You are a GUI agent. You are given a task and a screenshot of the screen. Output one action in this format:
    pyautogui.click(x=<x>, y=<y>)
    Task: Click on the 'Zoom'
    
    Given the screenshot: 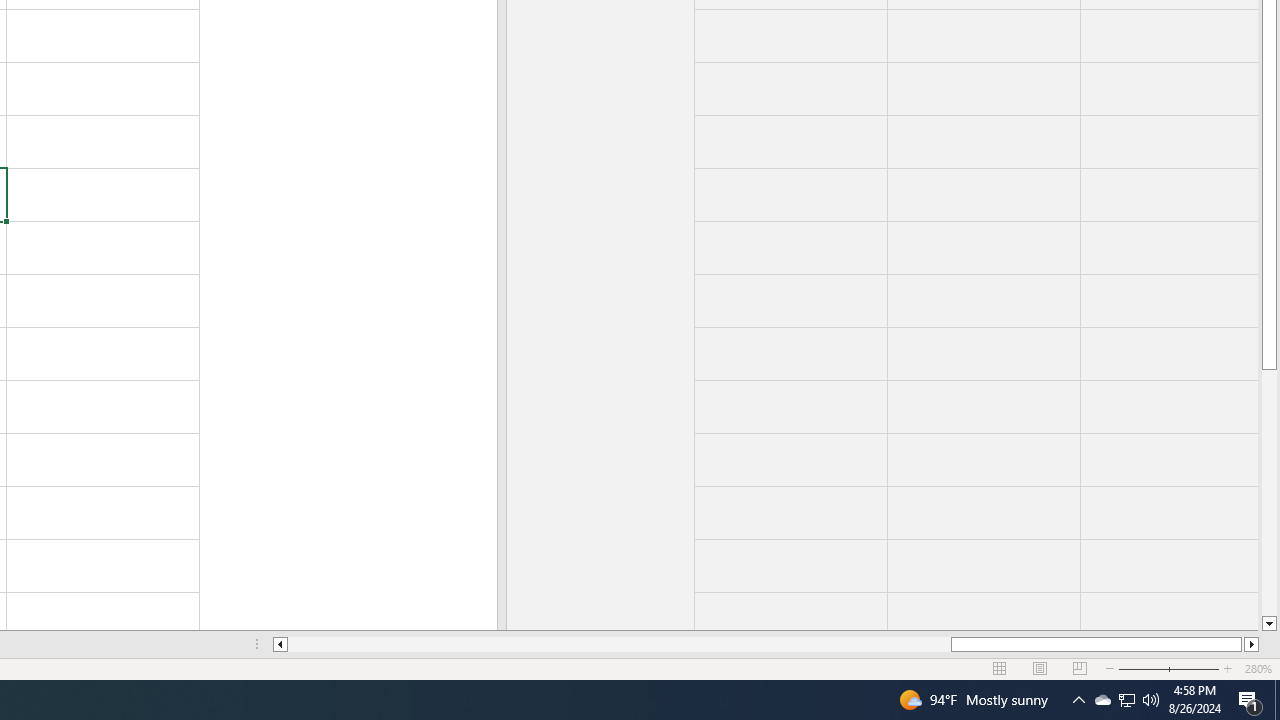 What is the action you would take?
    pyautogui.click(x=1168, y=669)
    